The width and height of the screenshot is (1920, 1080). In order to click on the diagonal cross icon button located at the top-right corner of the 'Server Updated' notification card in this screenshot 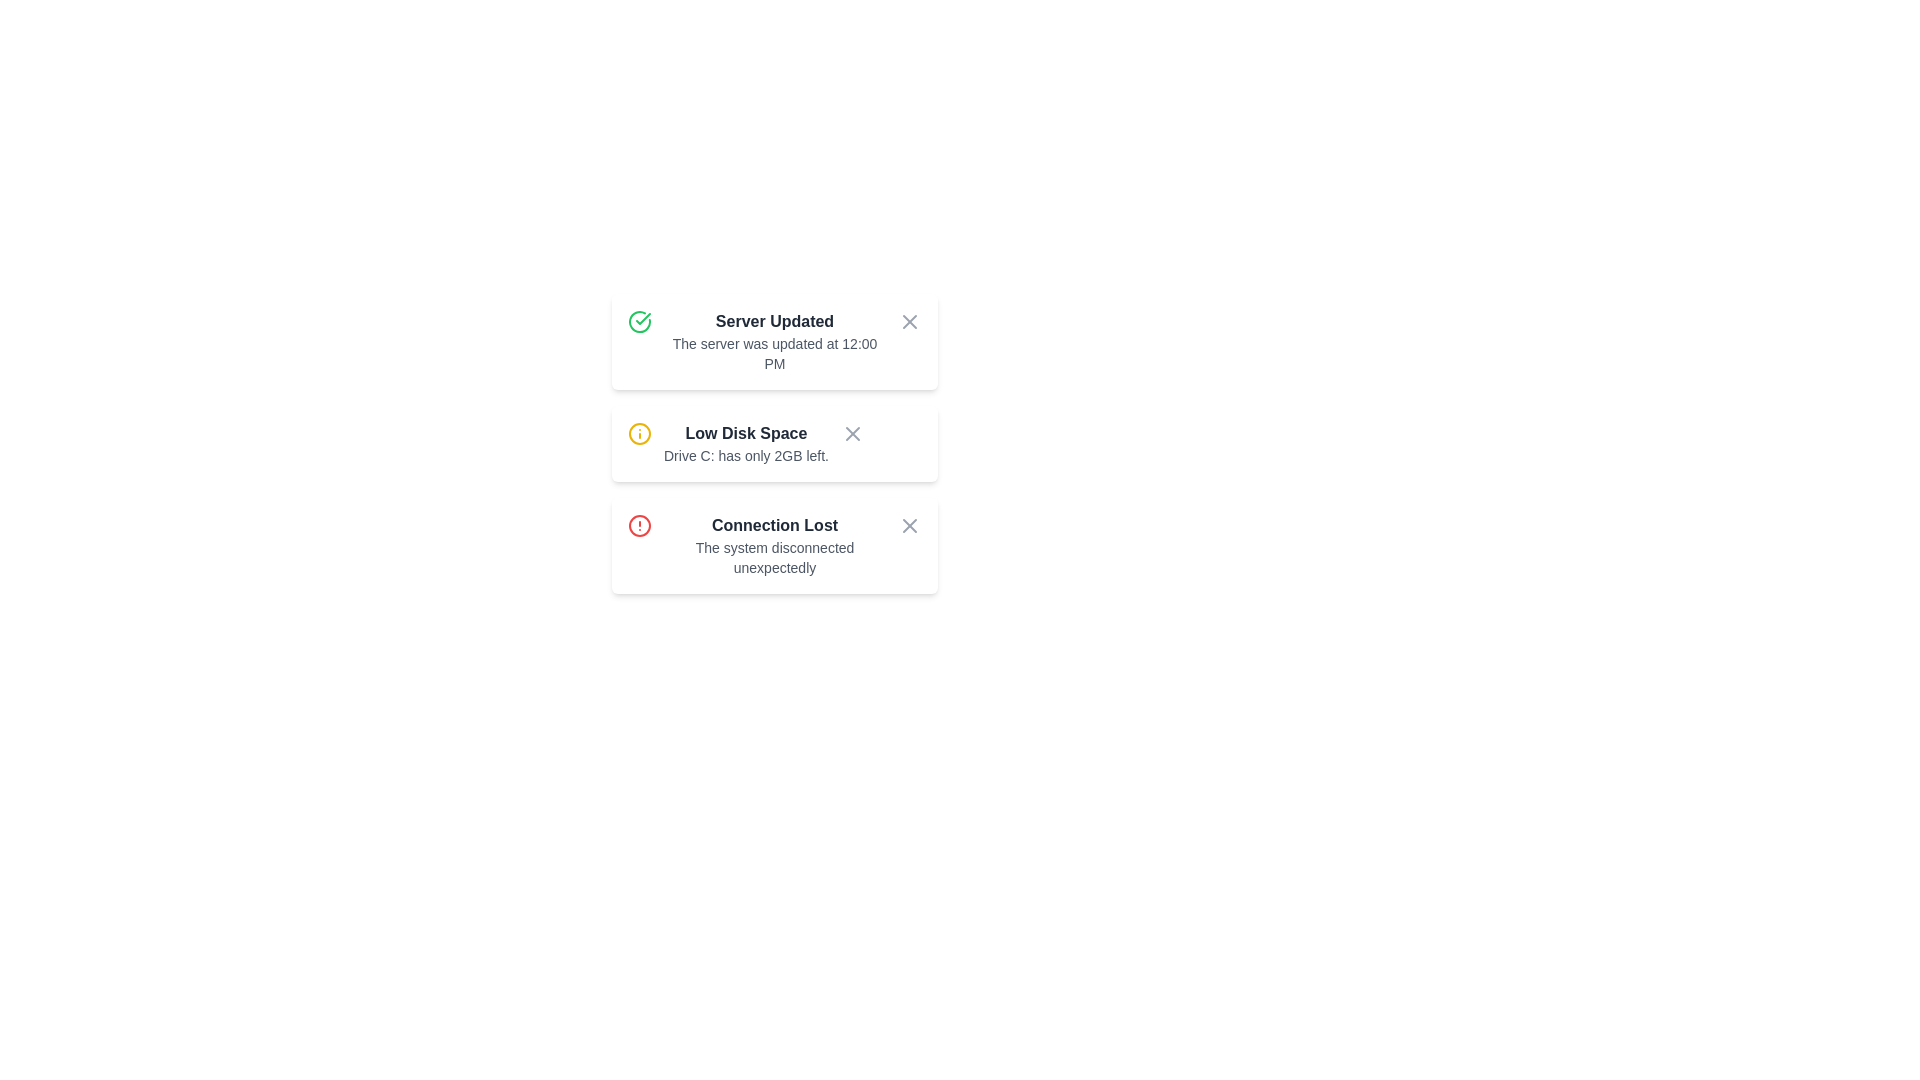, I will do `click(909, 320)`.